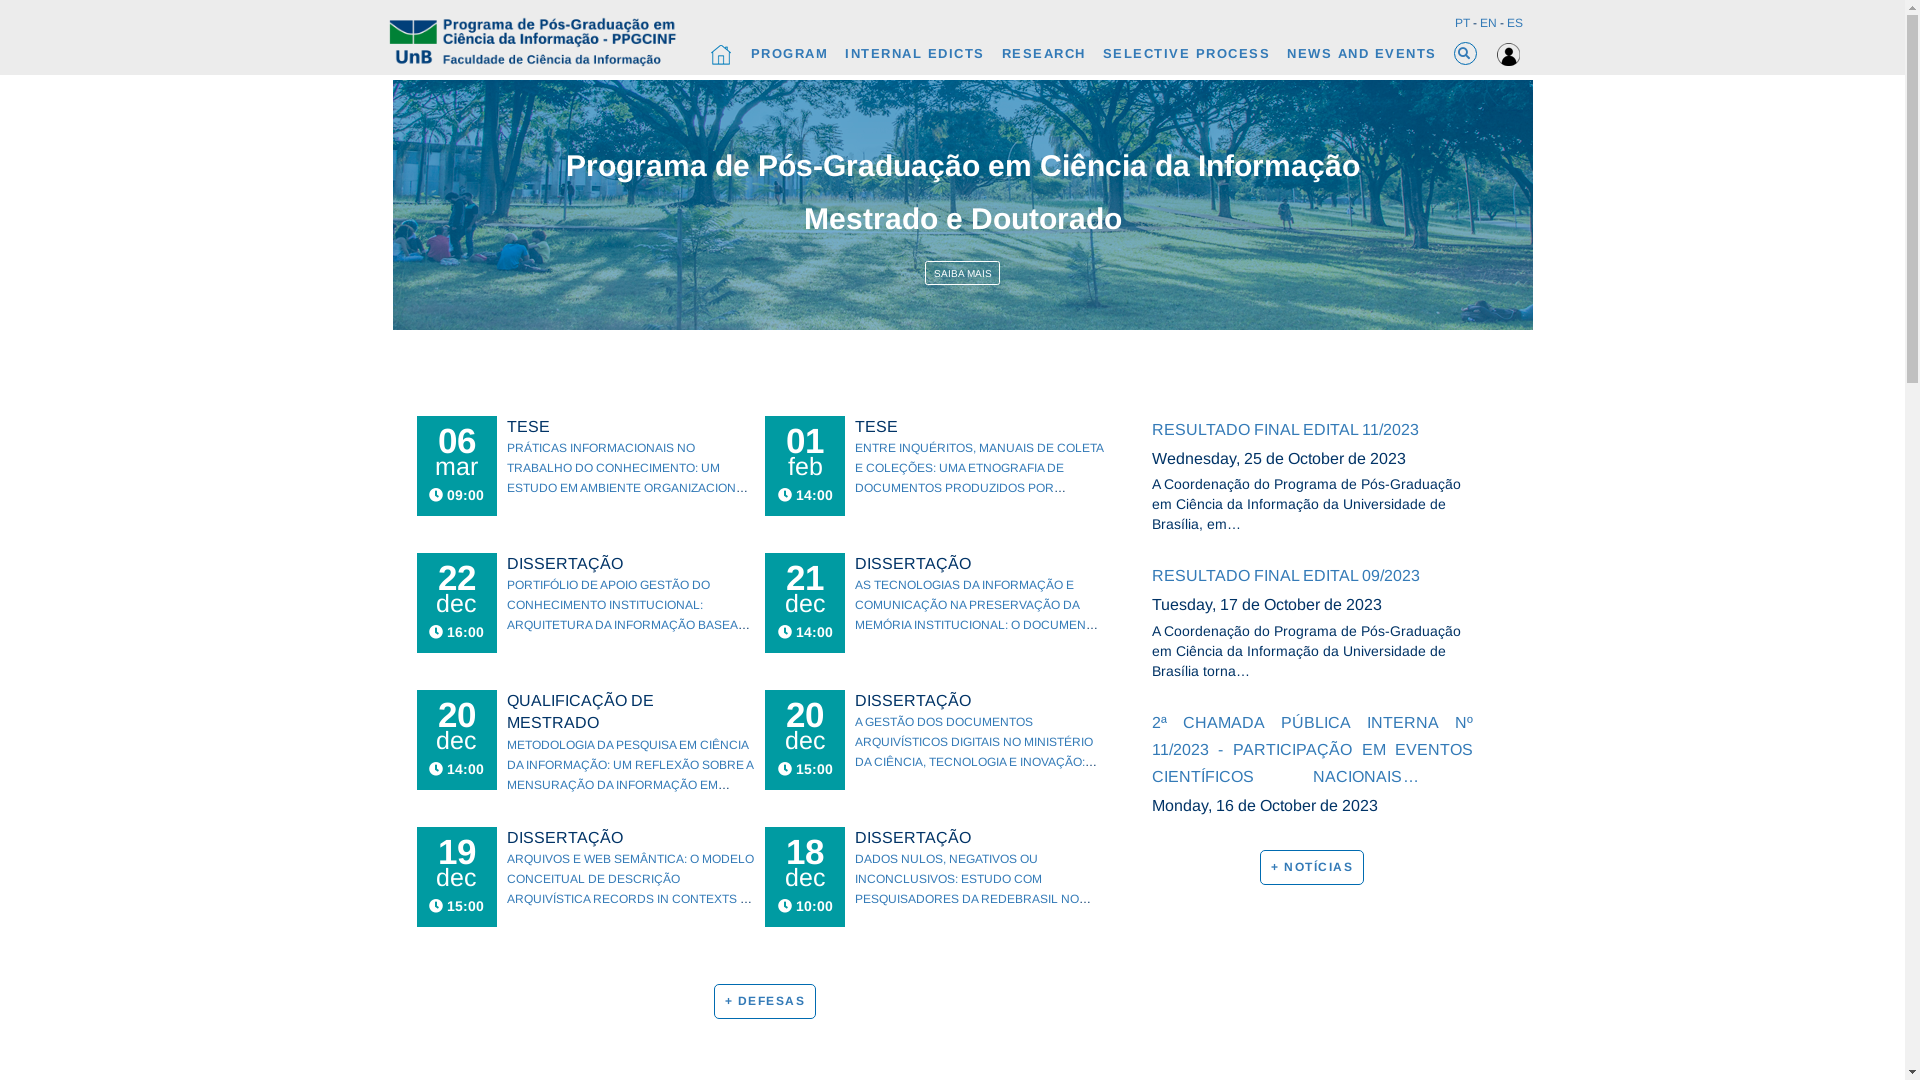 Image resolution: width=1920 pixels, height=1080 pixels. What do you see at coordinates (714, 1001) in the screenshot?
I see `'+ DEFESAS'` at bounding box center [714, 1001].